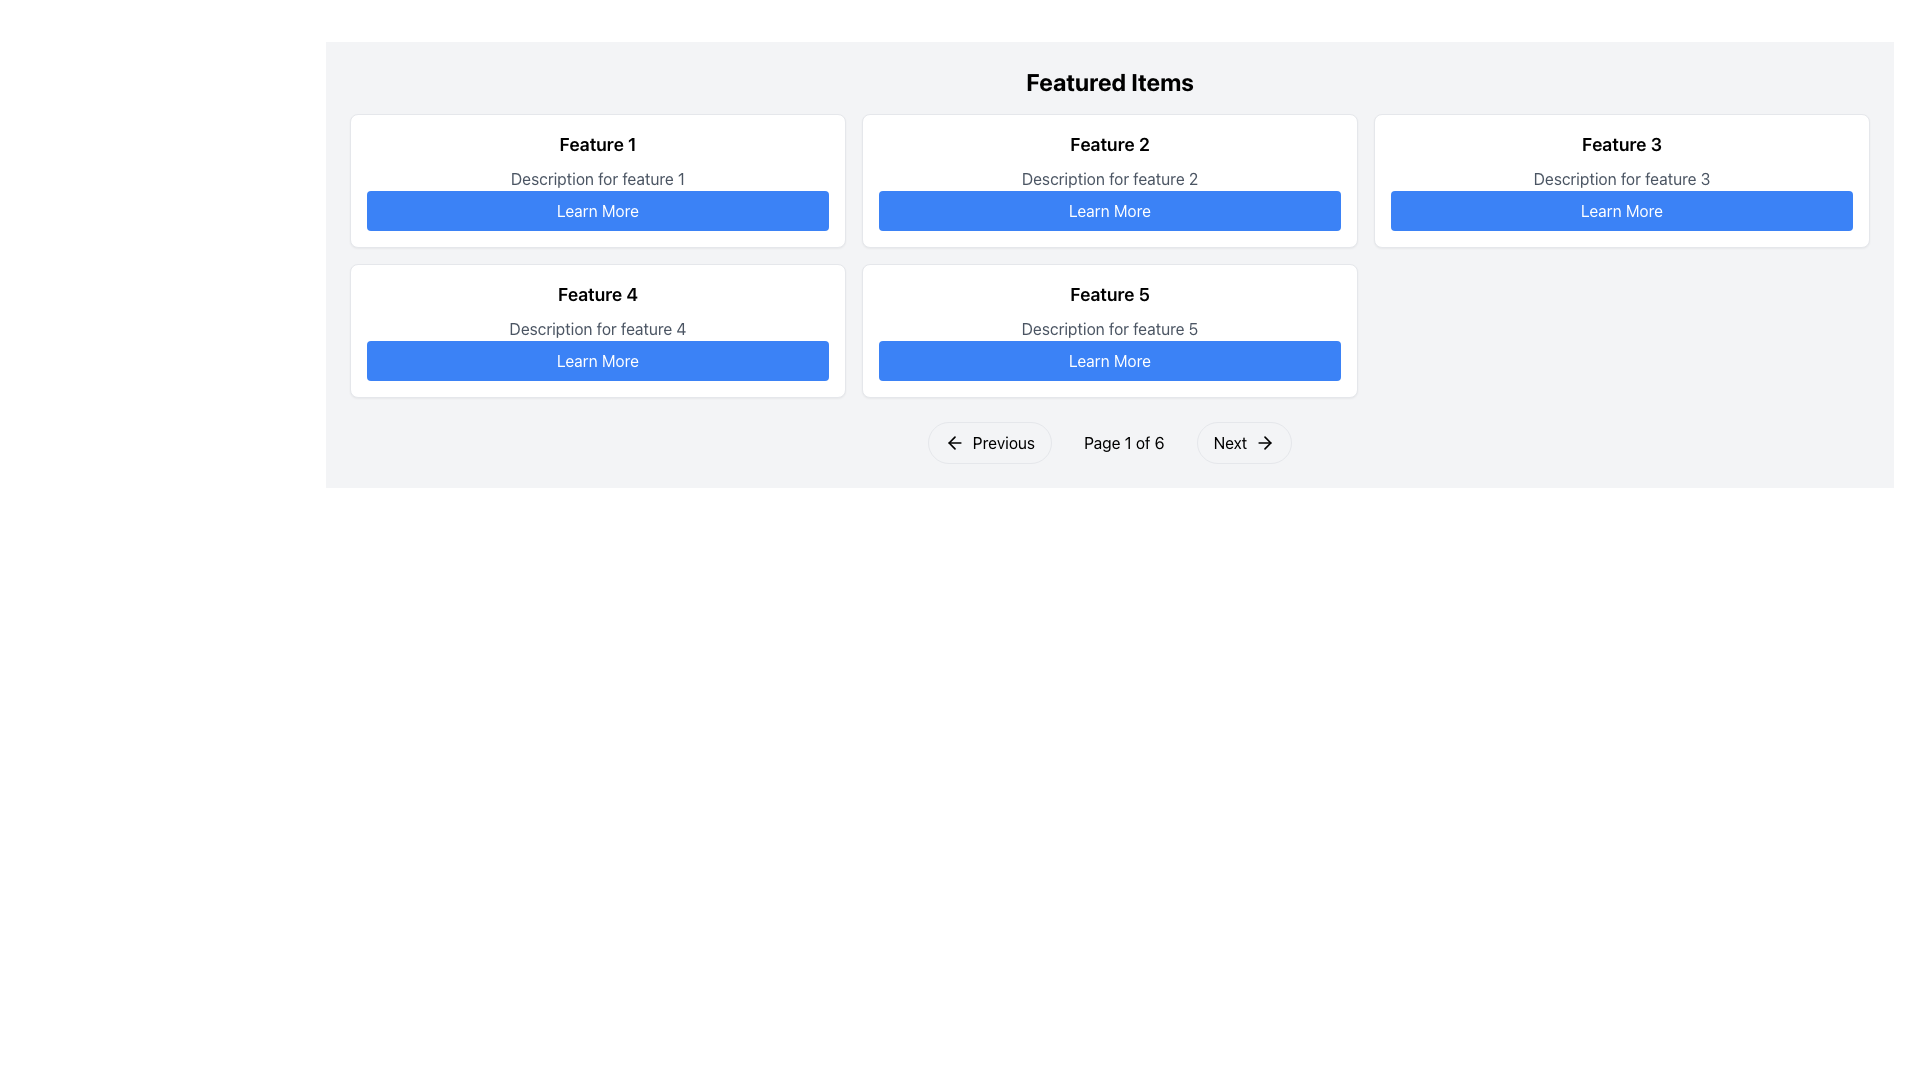 This screenshot has width=1920, height=1080. Describe the element at coordinates (597, 211) in the screenshot. I see `the button located in the bottom section of the card labeled 'Feature 1'` at that location.